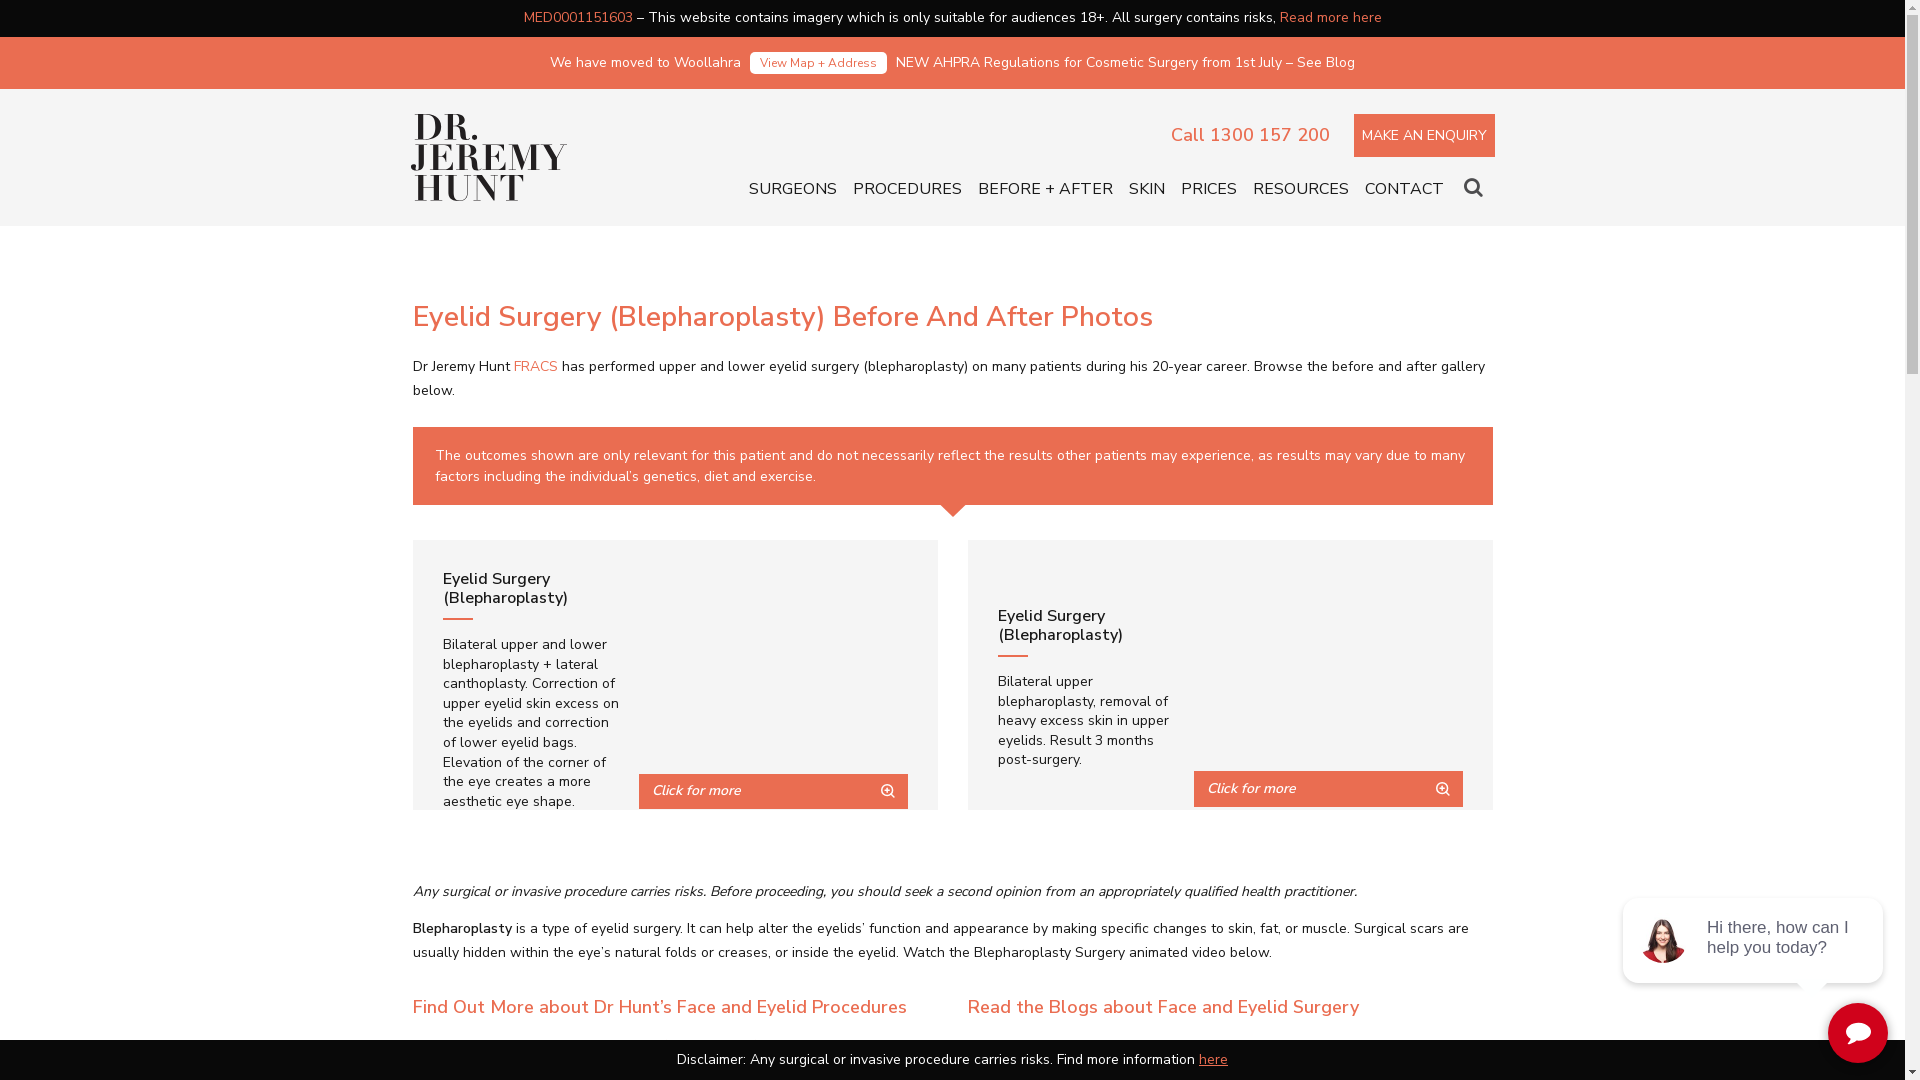 The height and width of the screenshot is (1080, 1920). What do you see at coordinates (818, 61) in the screenshot?
I see `'View Map + Address'` at bounding box center [818, 61].